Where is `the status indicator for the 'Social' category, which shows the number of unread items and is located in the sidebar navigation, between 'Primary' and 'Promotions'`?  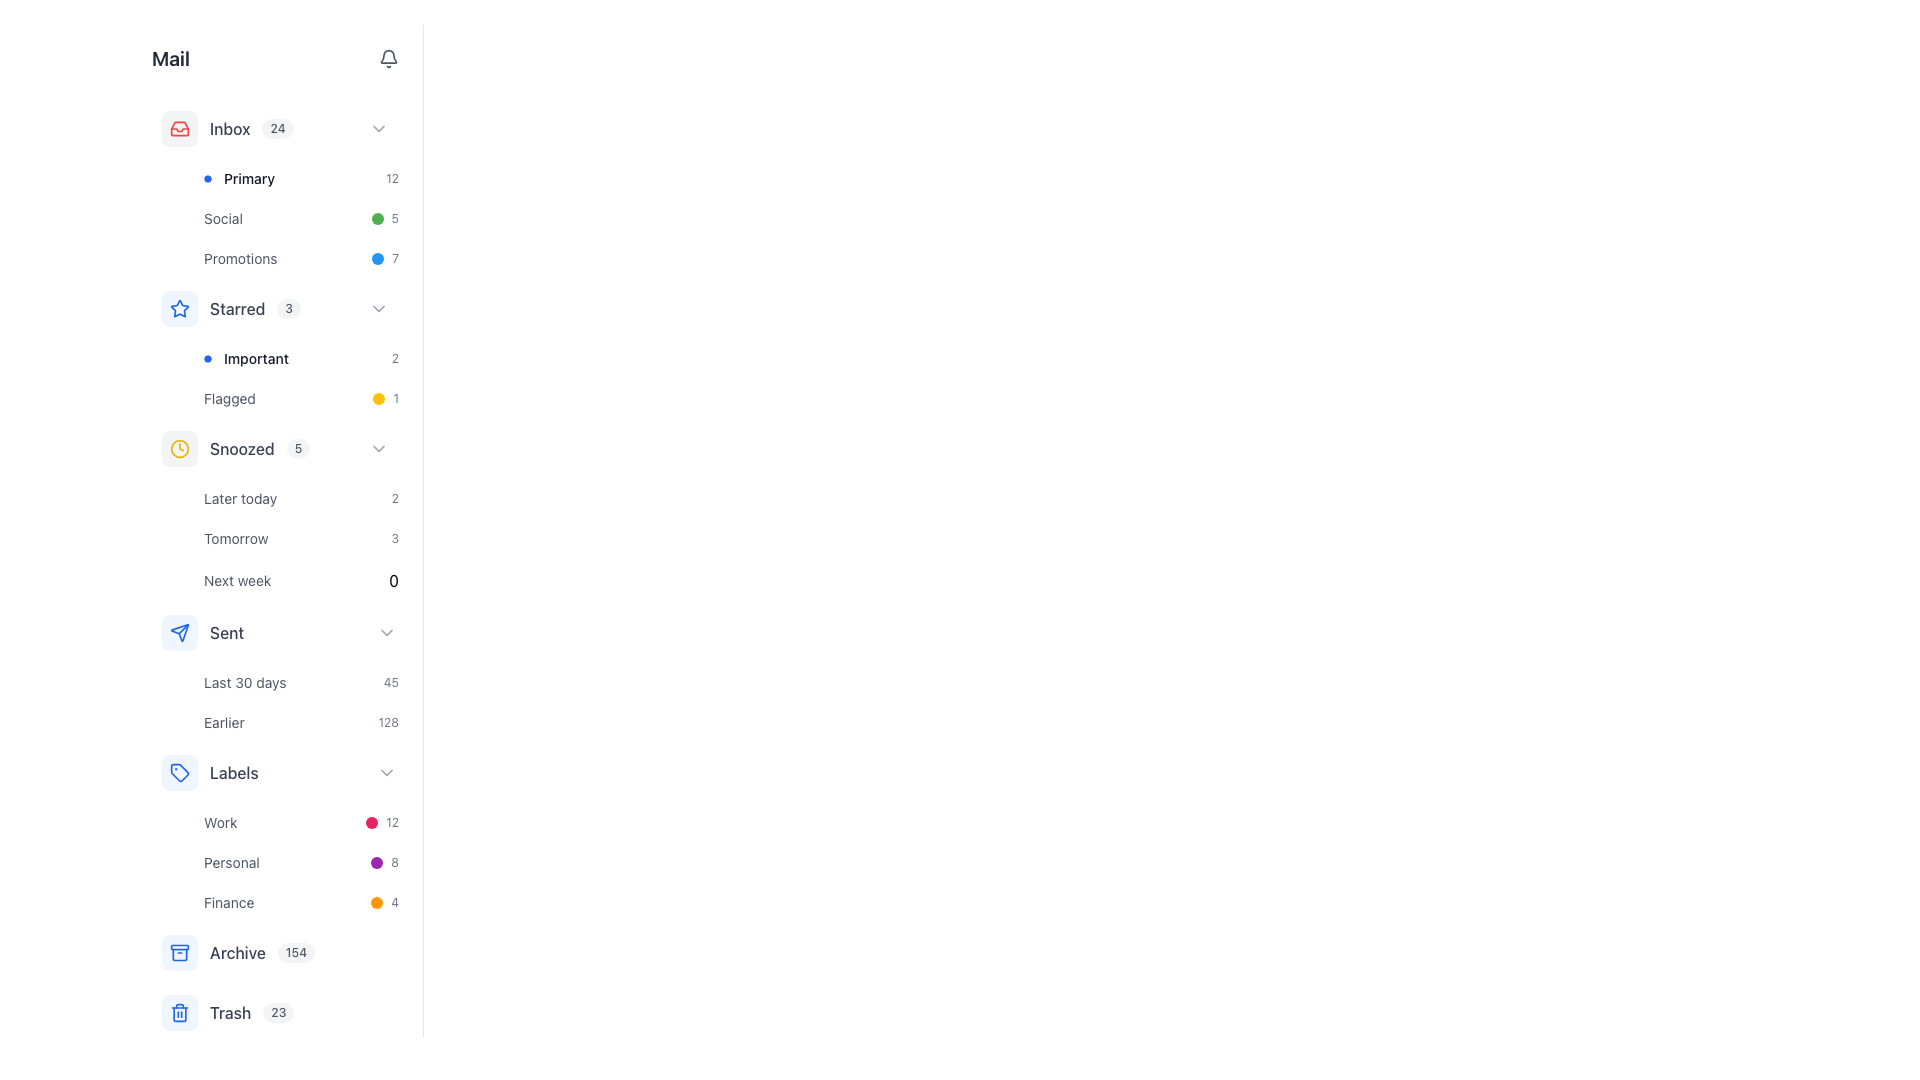
the status indicator for the 'Social' category, which shows the number of unread items and is located in the sidebar navigation, between 'Primary' and 'Promotions' is located at coordinates (385, 219).